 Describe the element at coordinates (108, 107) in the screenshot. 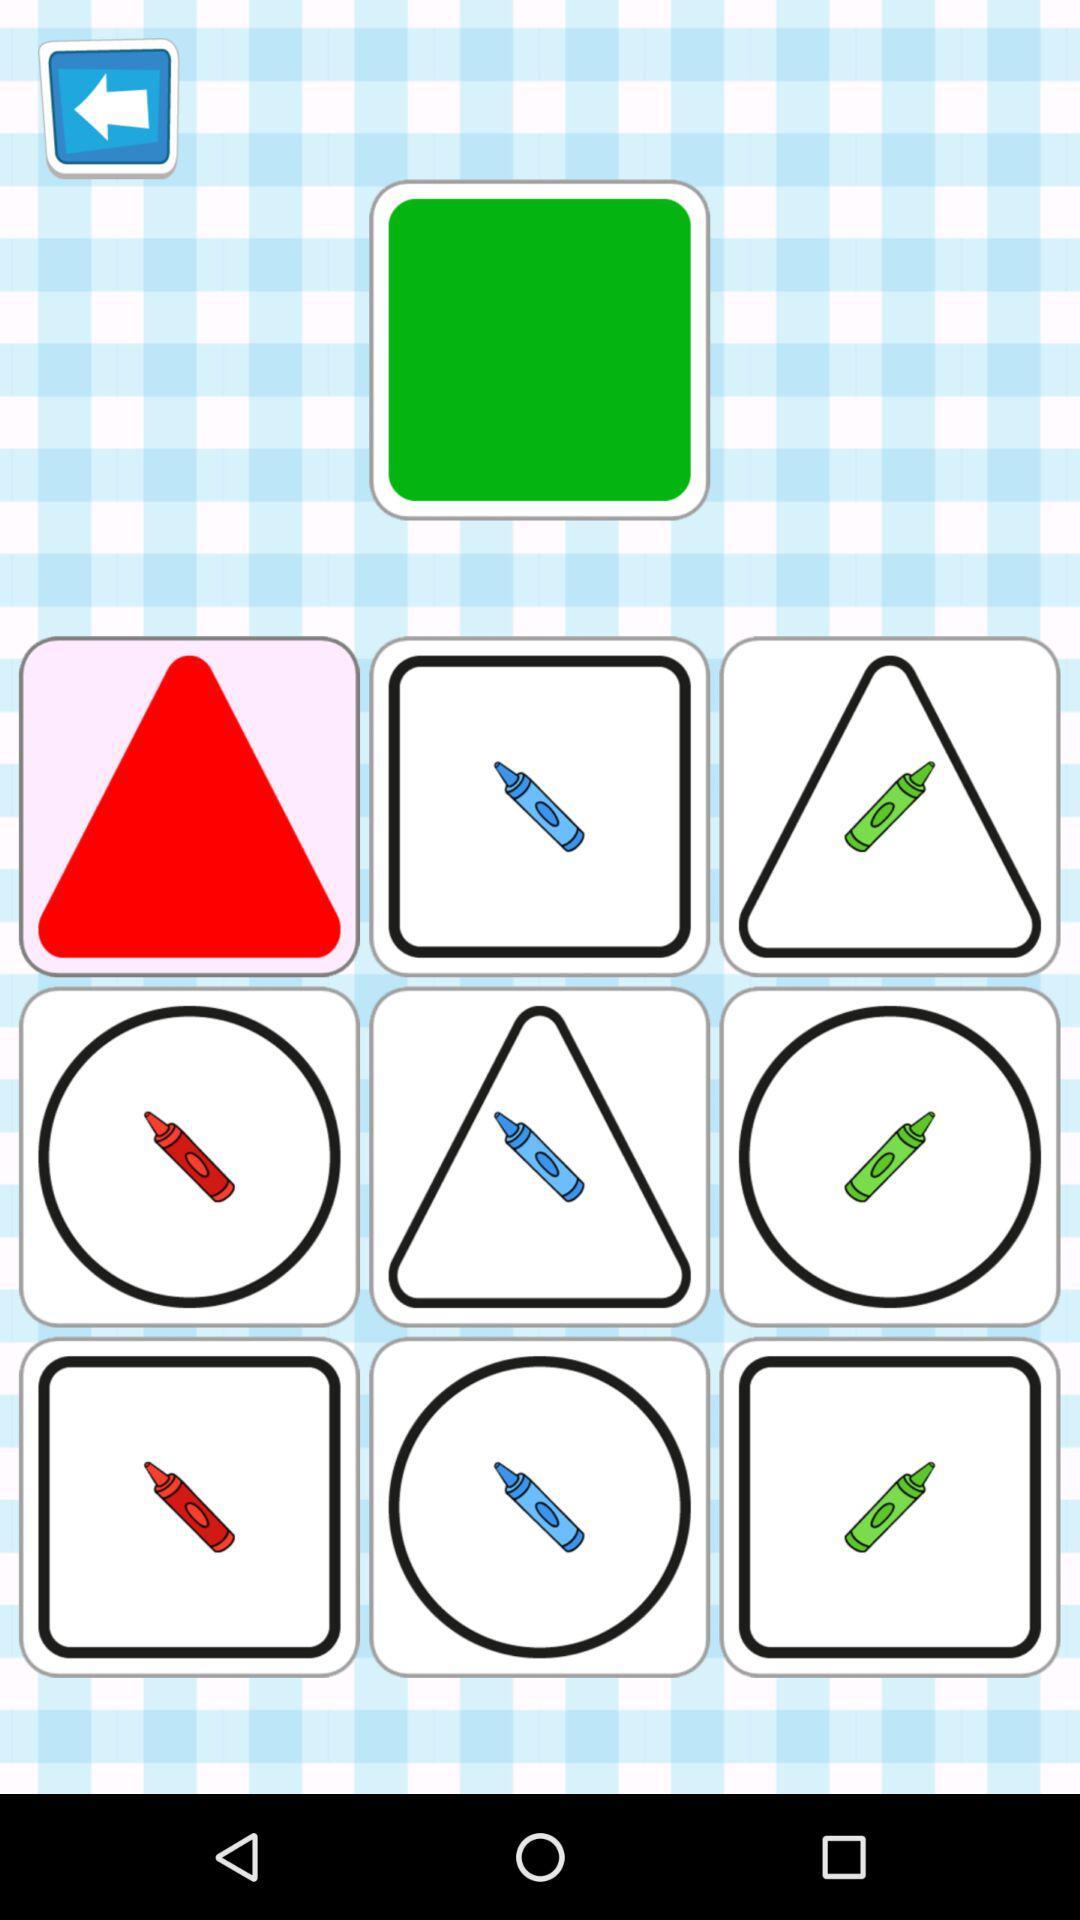

I see `go back` at that location.